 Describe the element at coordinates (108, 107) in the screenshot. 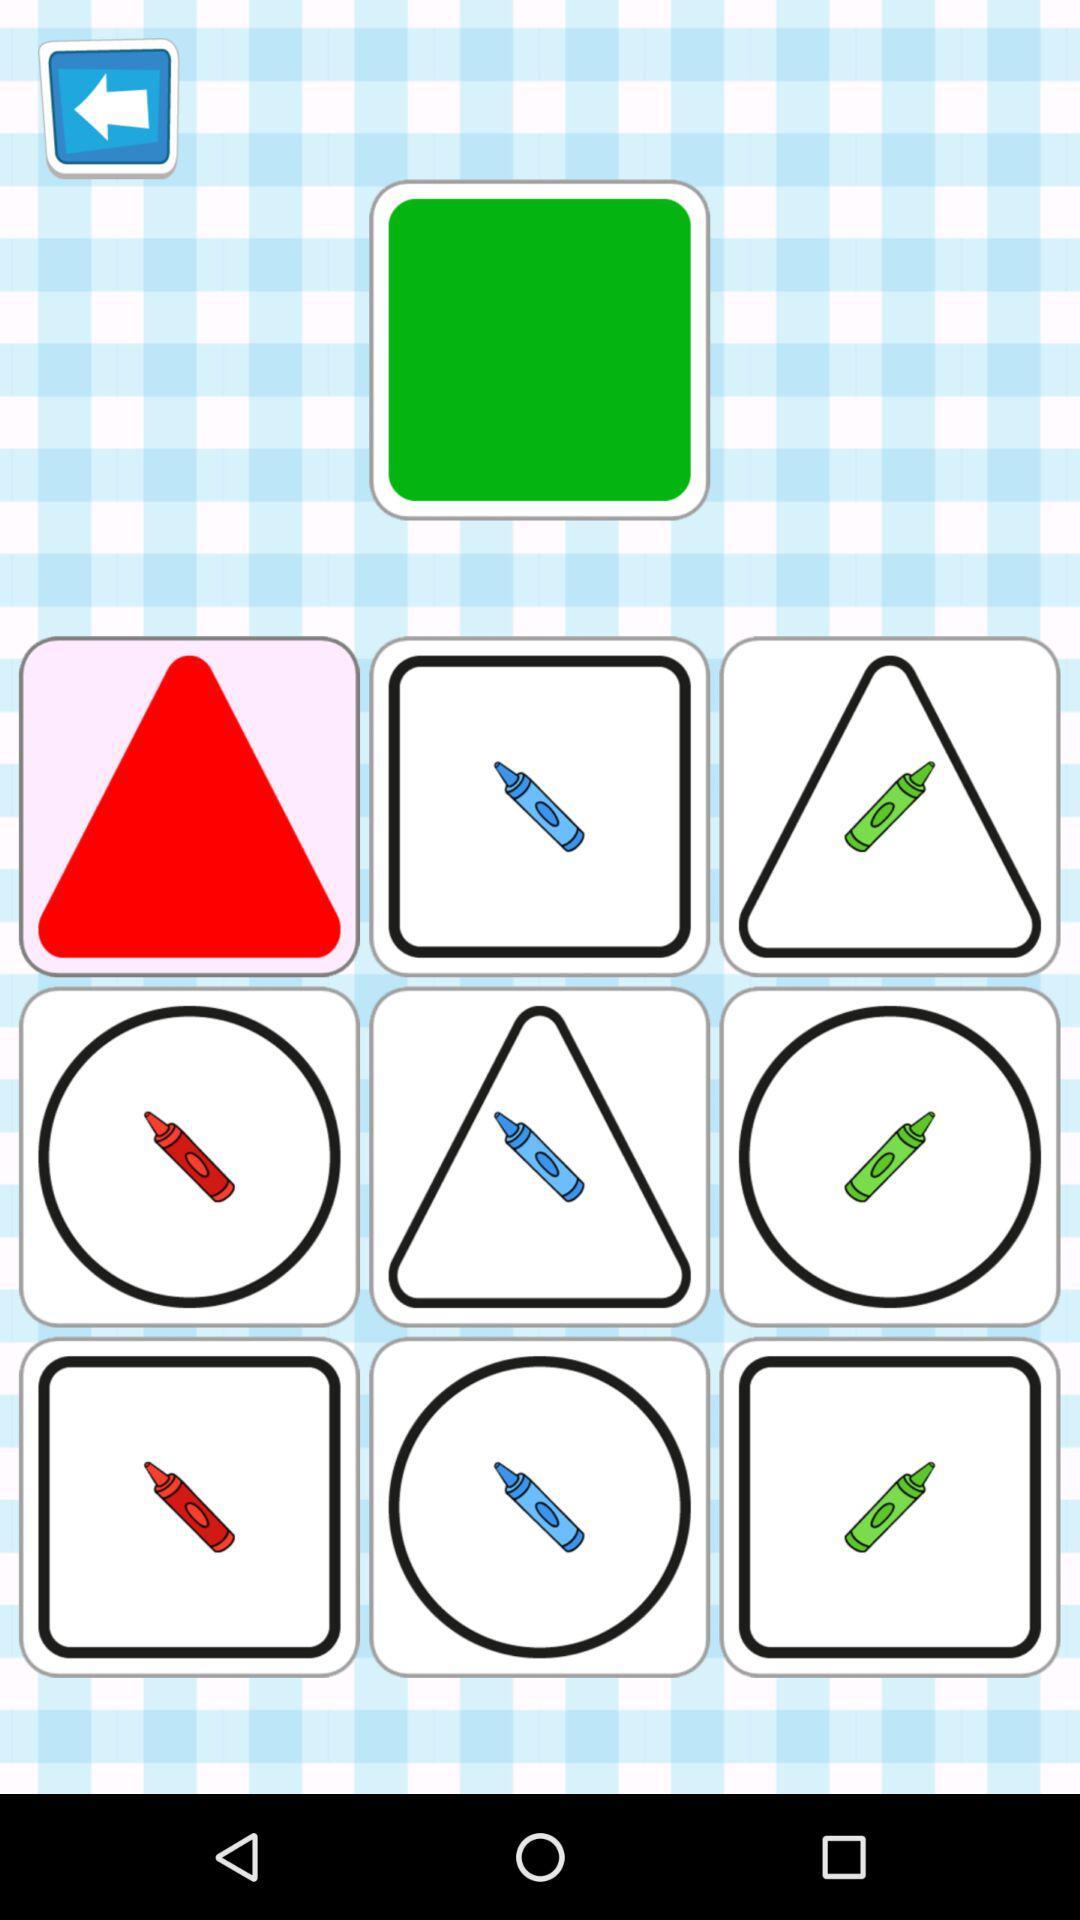

I see `go back` at that location.